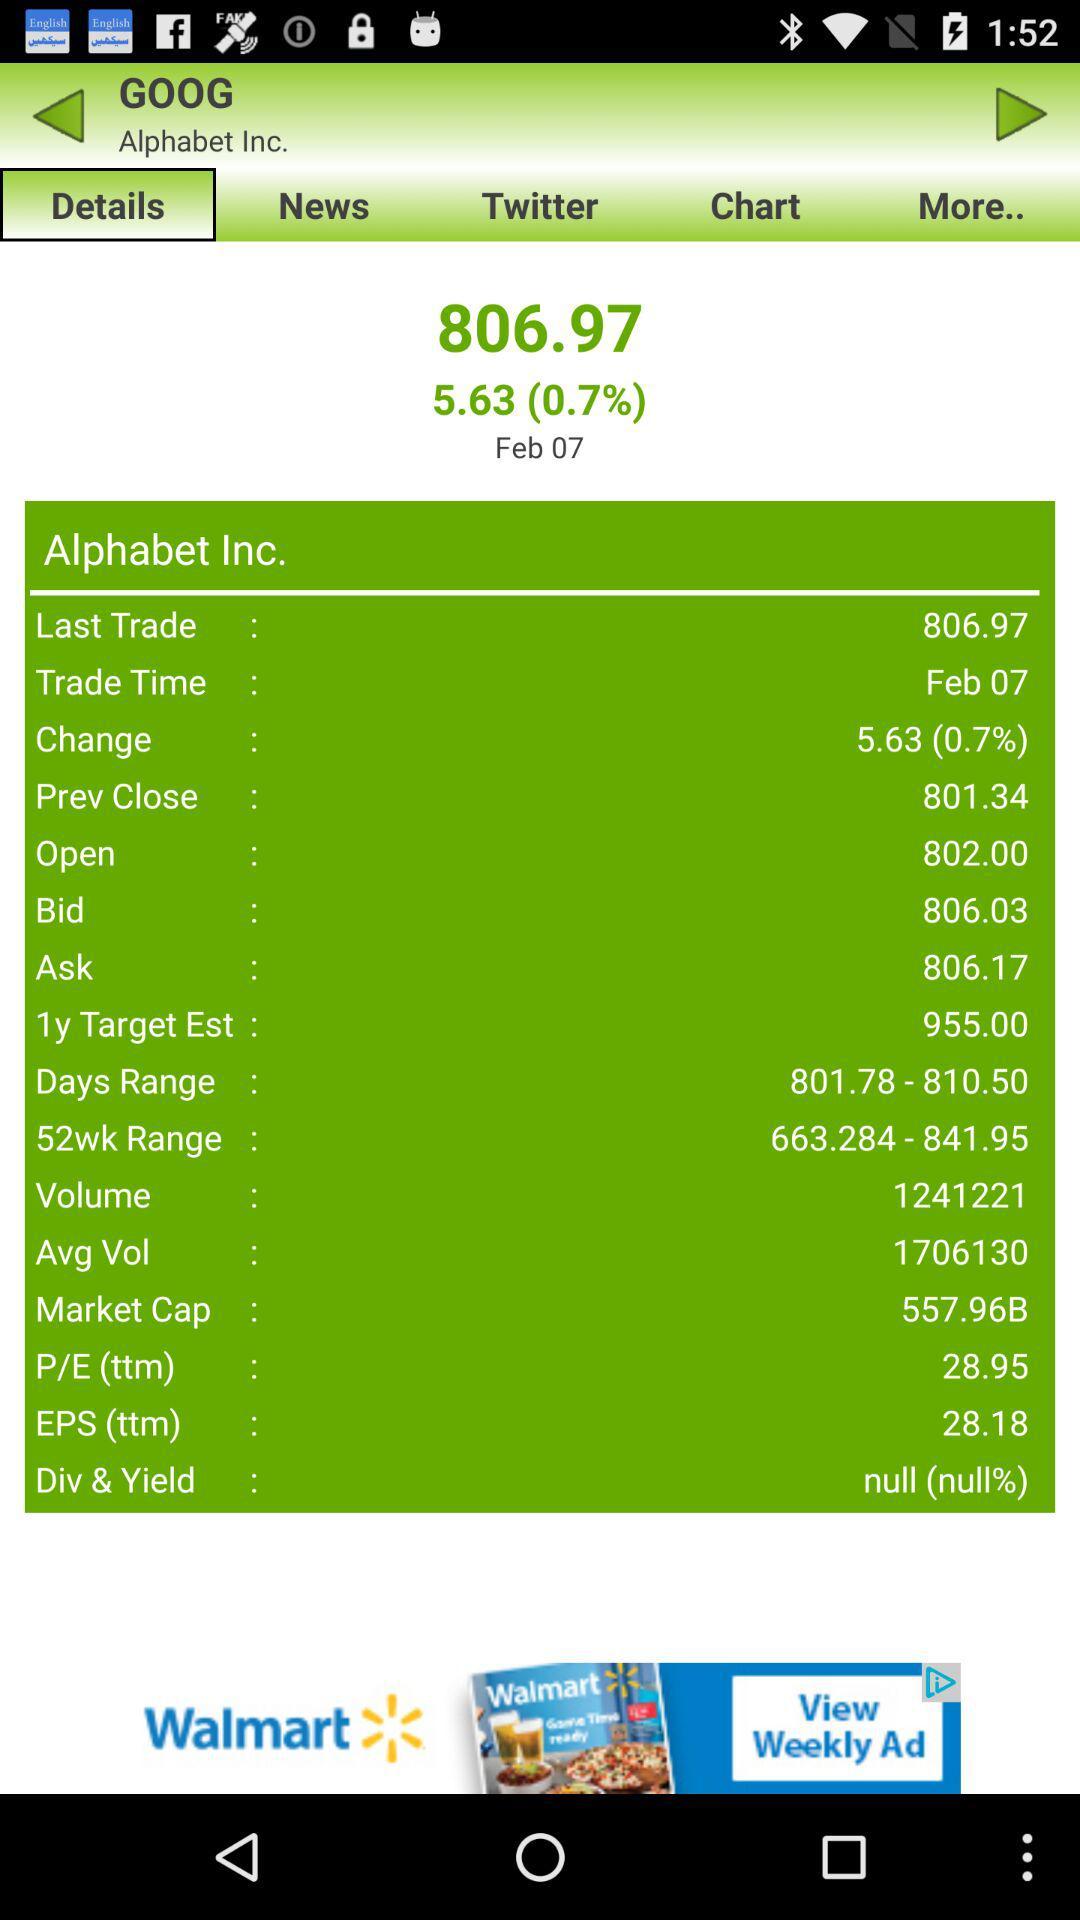  What do you see at coordinates (1022, 114) in the screenshot?
I see `button` at bounding box center [1022, 114].